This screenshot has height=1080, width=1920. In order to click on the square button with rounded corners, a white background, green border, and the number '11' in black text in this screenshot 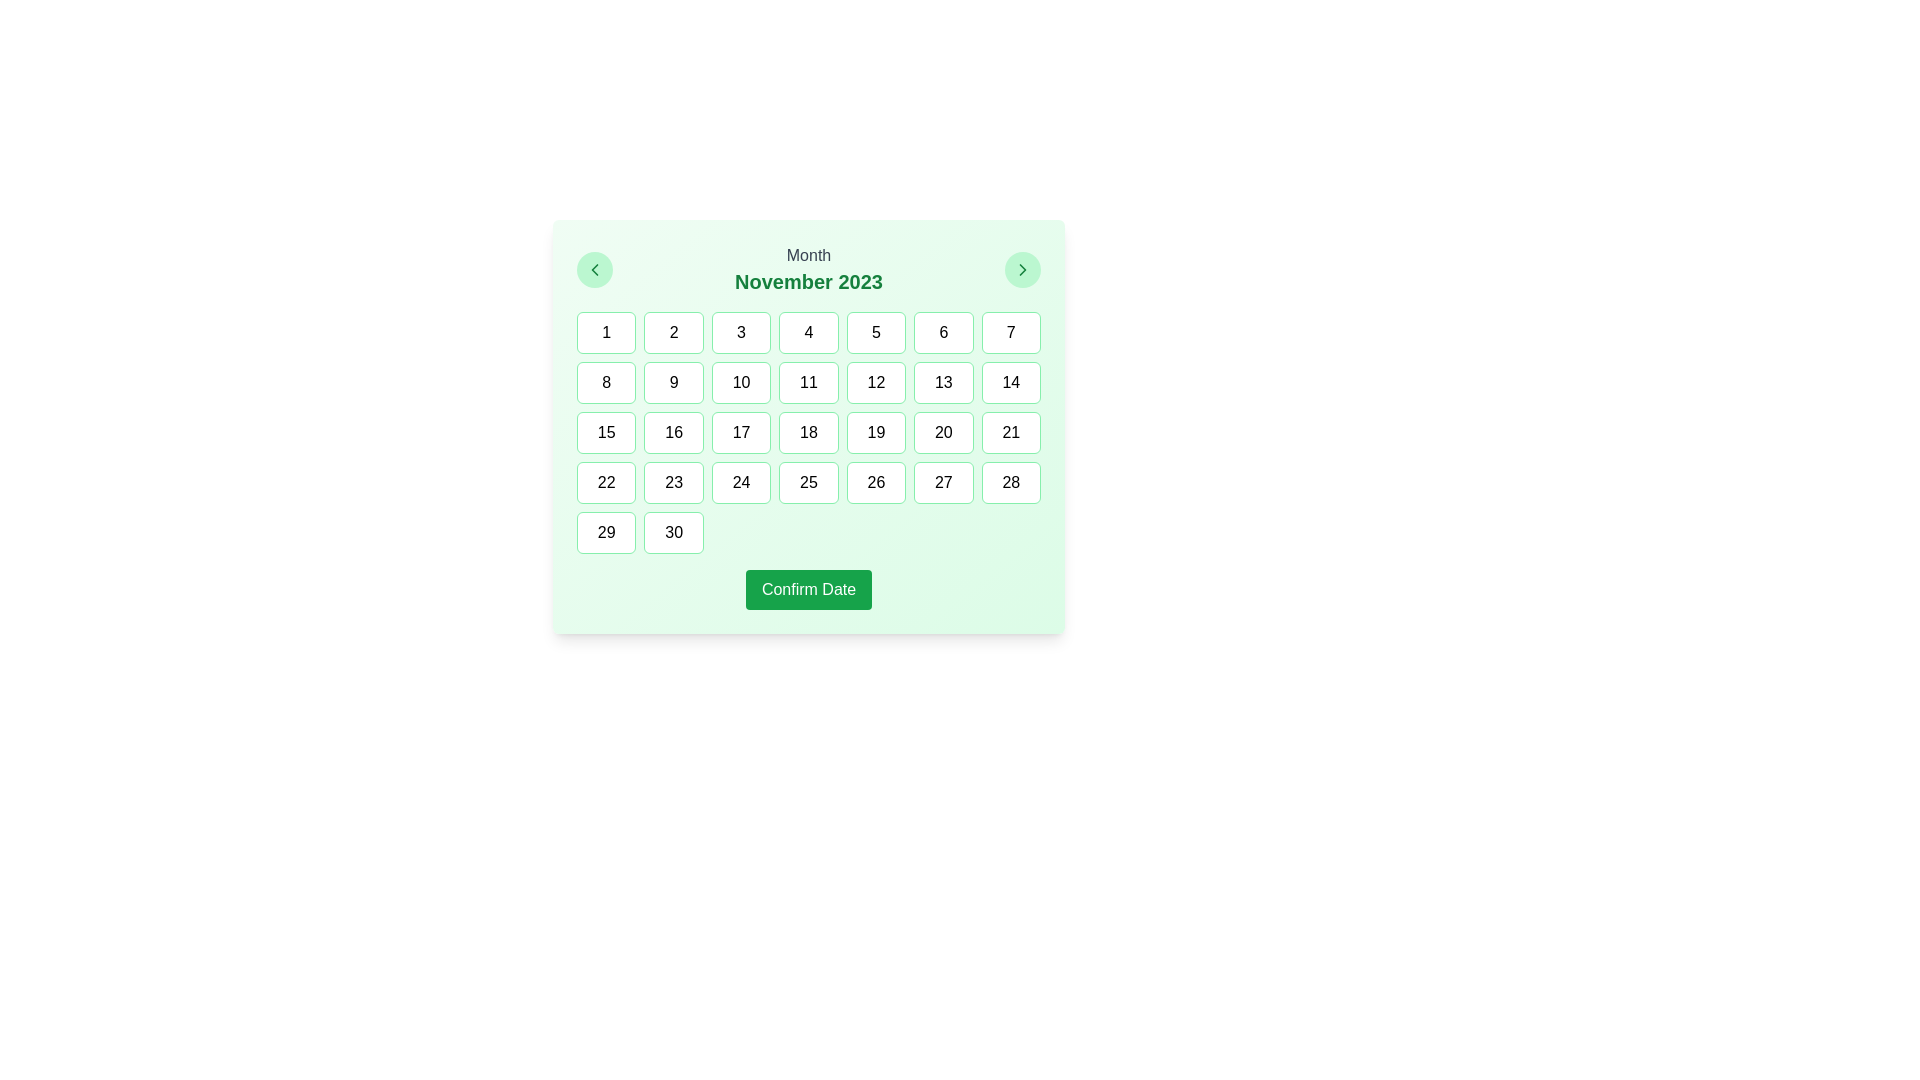, I will do `click(808, 382)`.